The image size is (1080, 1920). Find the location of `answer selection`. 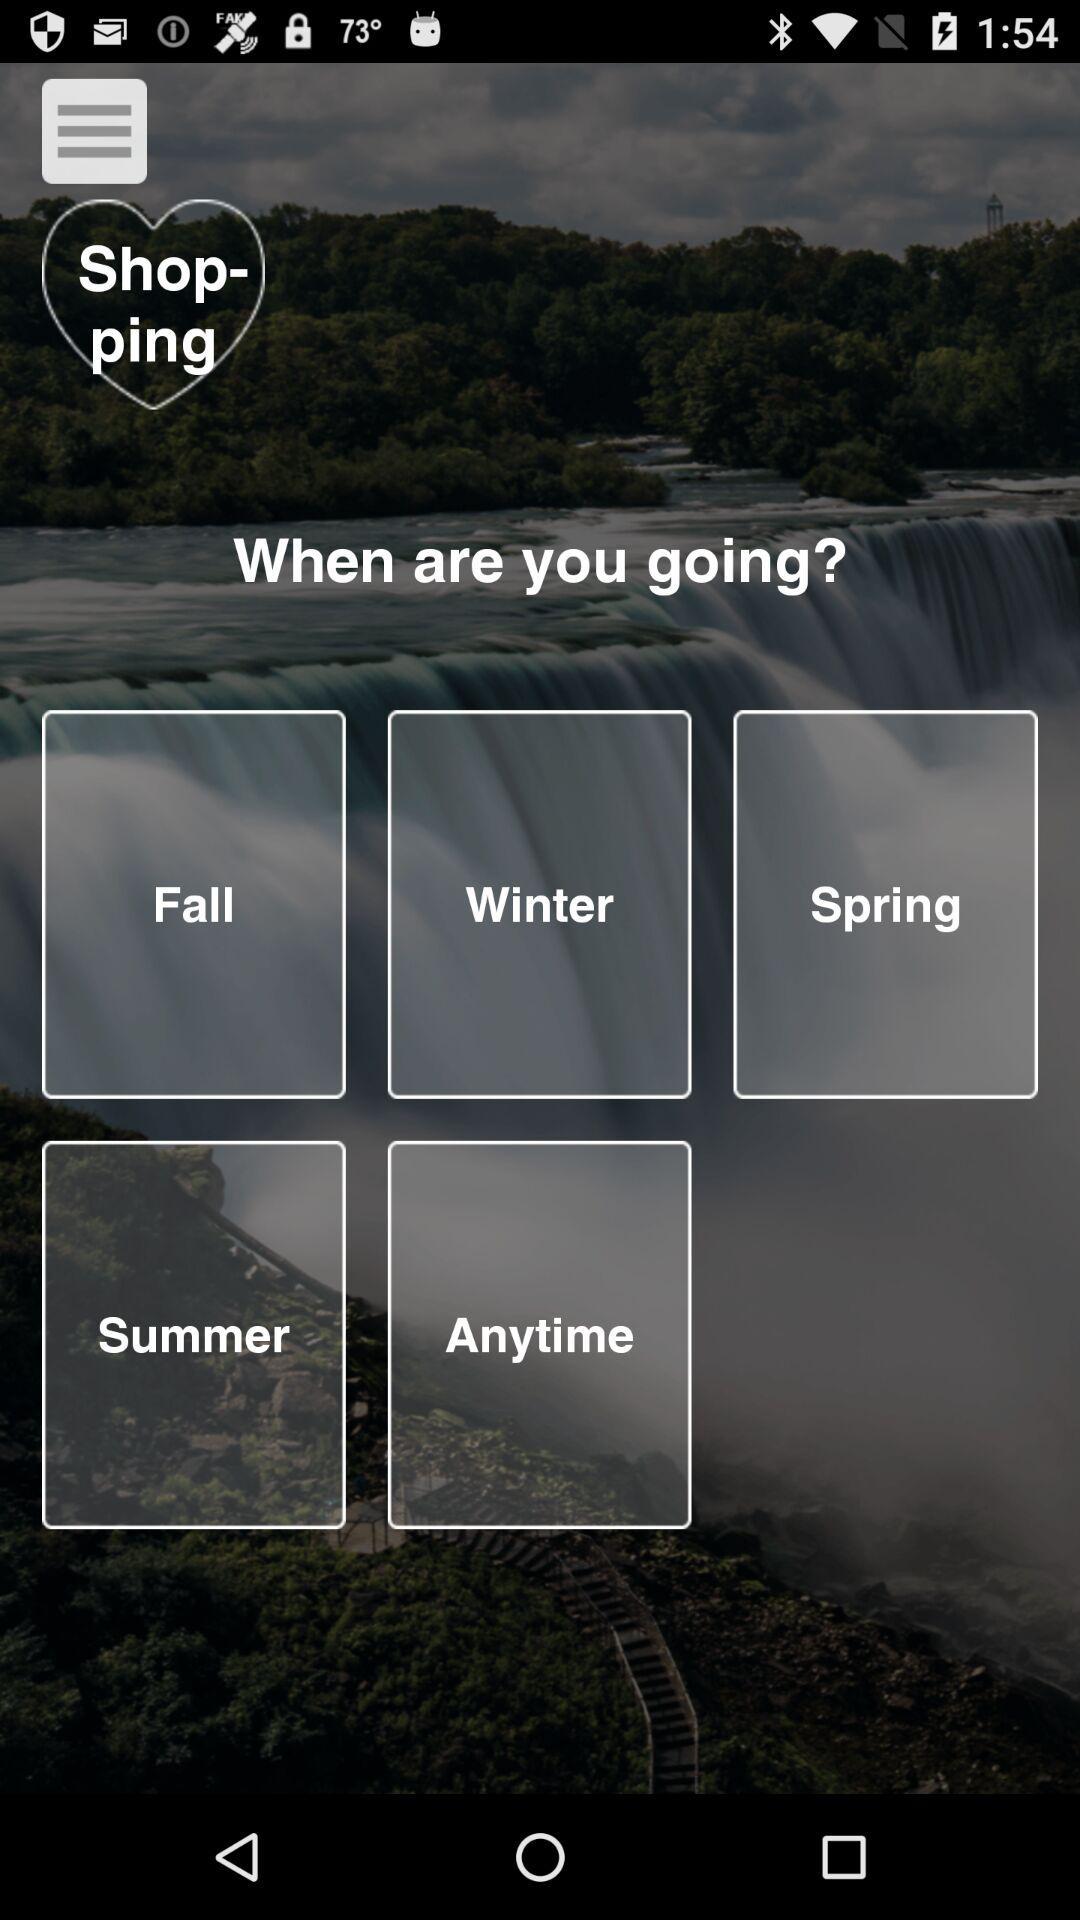

answer selection is located at coordinates (193, 1334).